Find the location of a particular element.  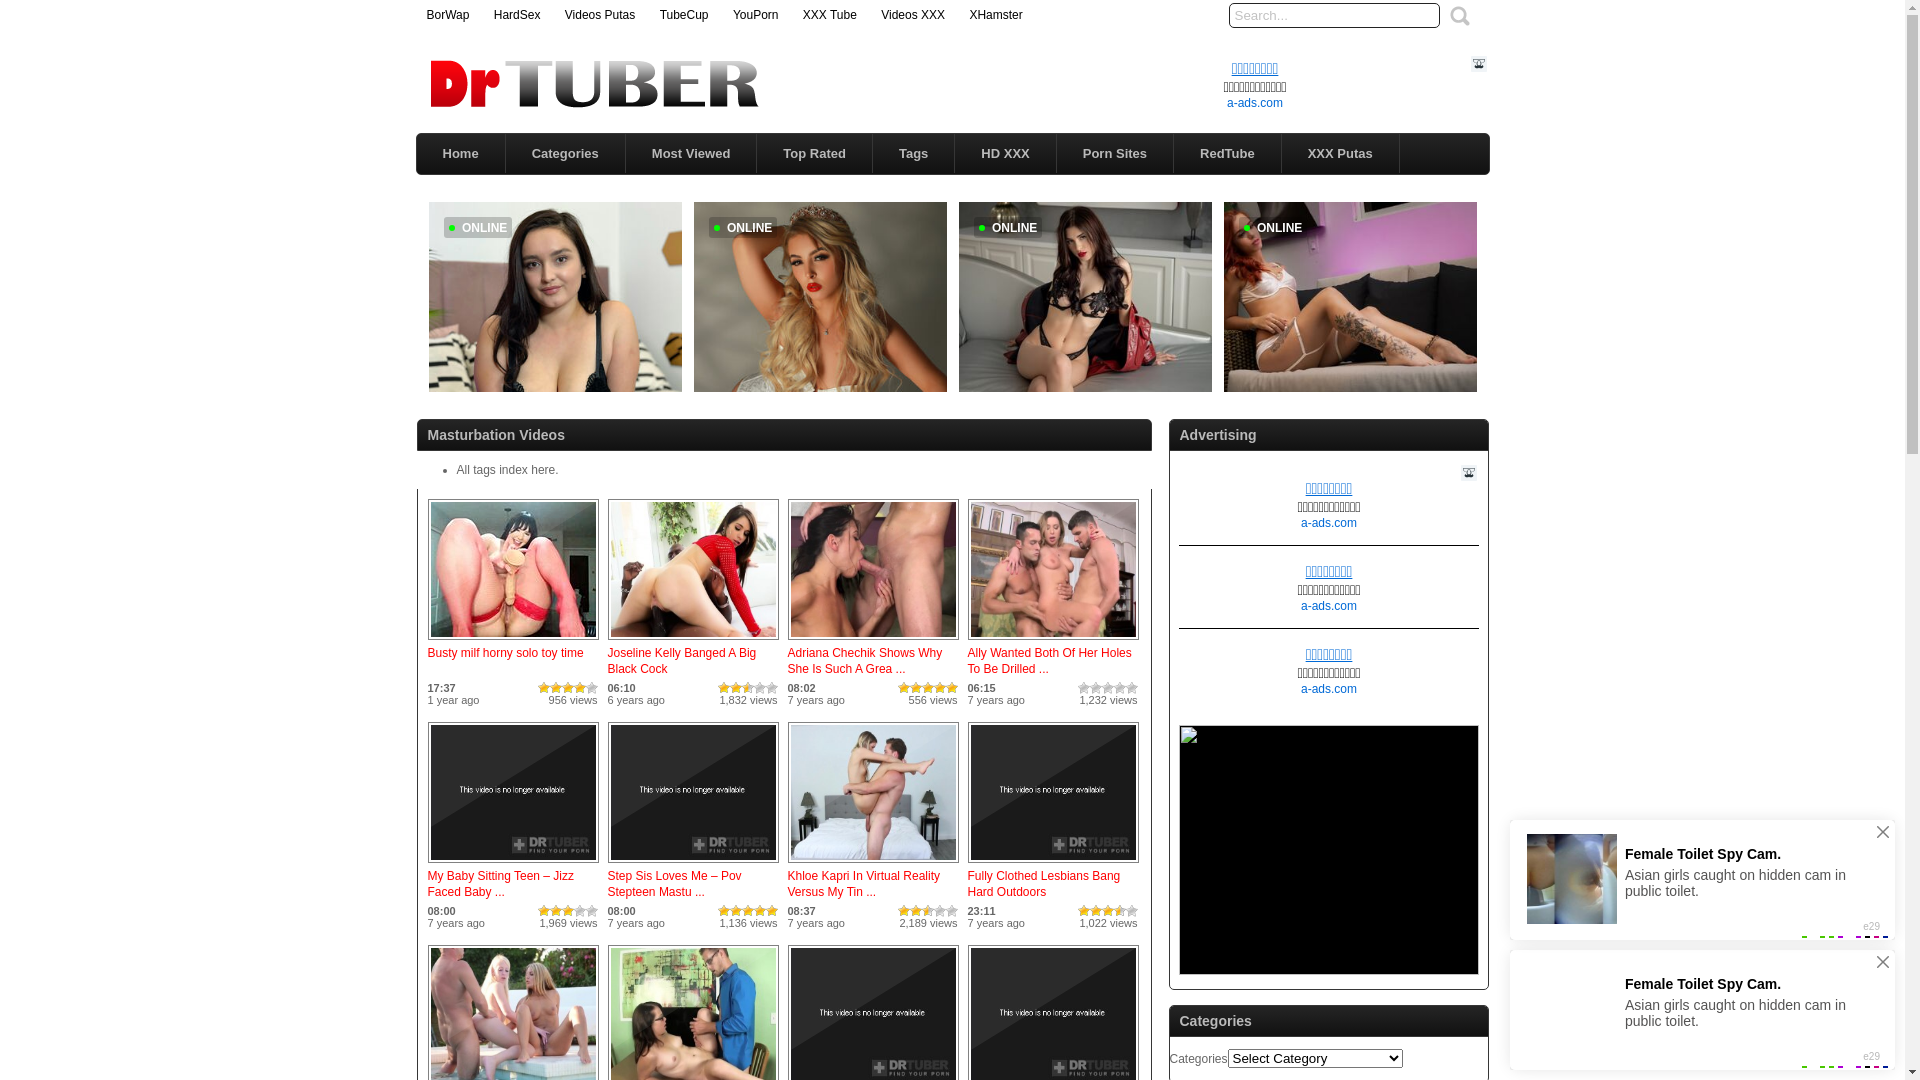

'TubeCup' is located at coordinates (684, 15).